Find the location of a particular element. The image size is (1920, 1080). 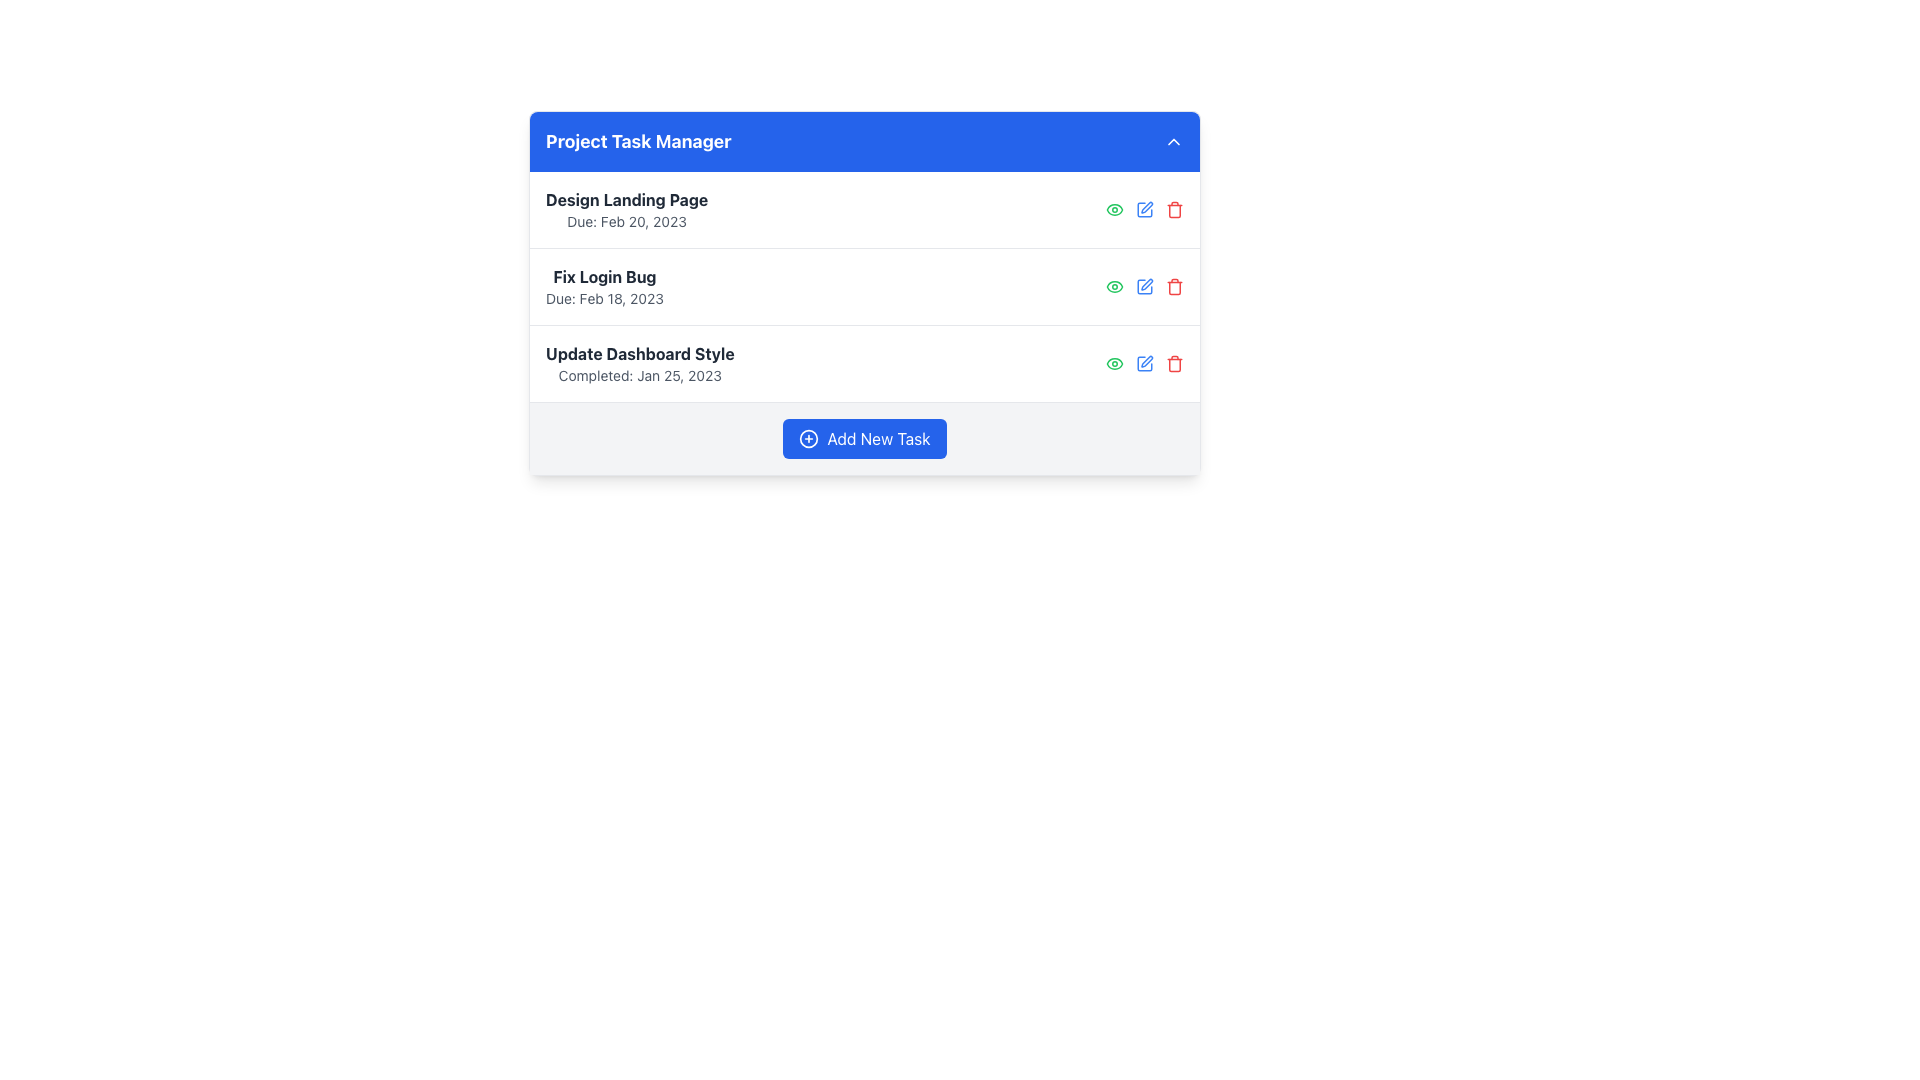

the 'Add Task' button located at the bottom of the task management interface is located at coordinates (864, 437).